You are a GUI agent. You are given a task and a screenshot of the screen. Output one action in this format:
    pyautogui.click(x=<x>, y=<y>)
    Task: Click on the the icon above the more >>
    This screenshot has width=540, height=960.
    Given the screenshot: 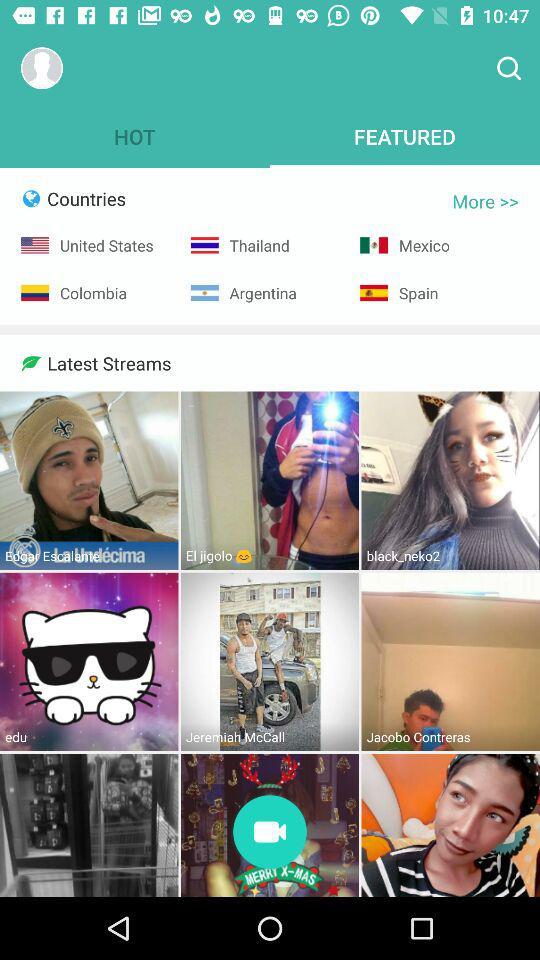 What is the action you would take?
    pyautogui.click(x=508, y=68)
    